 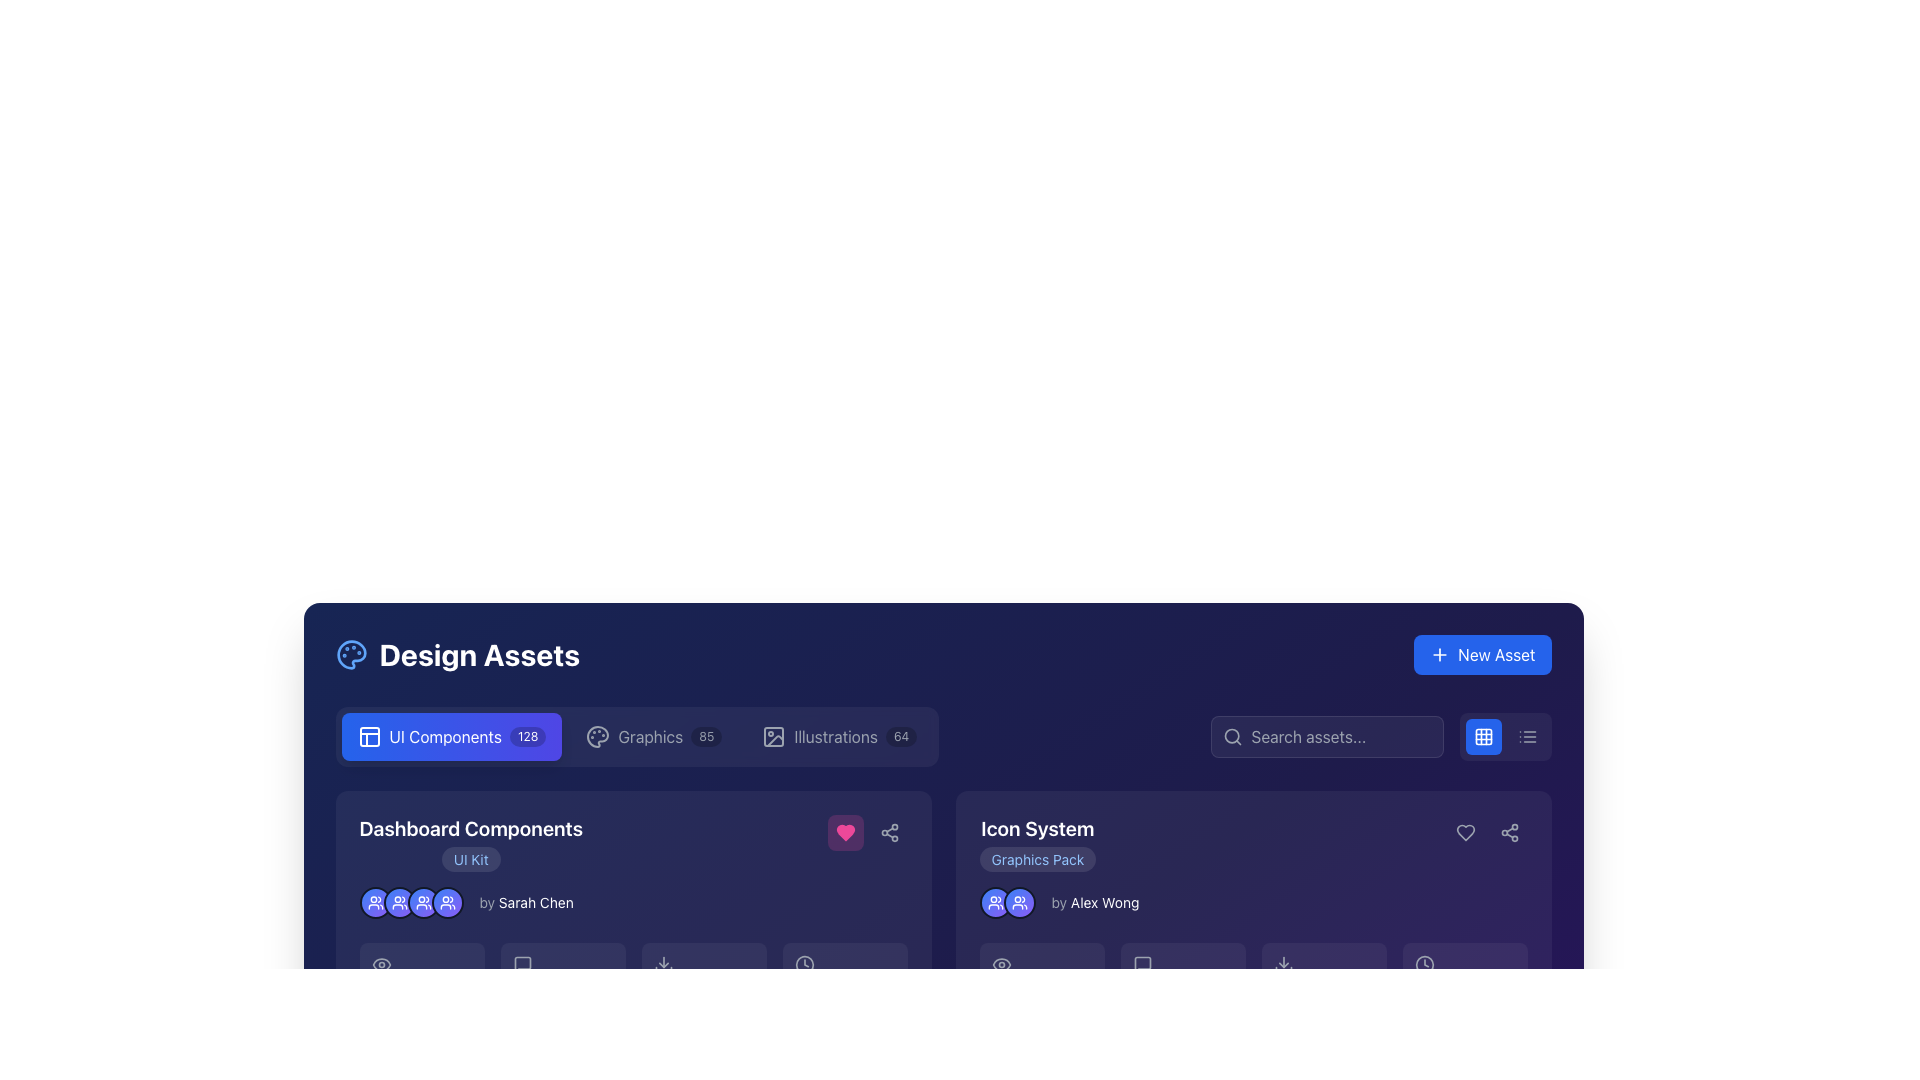 What do you see at coordinates (1007, 902) in the screenshot?
I see `the icon group or user avatar cluster located at the top left corner of the card labeled 'Icon System'` at bounding box center [1007, 902].